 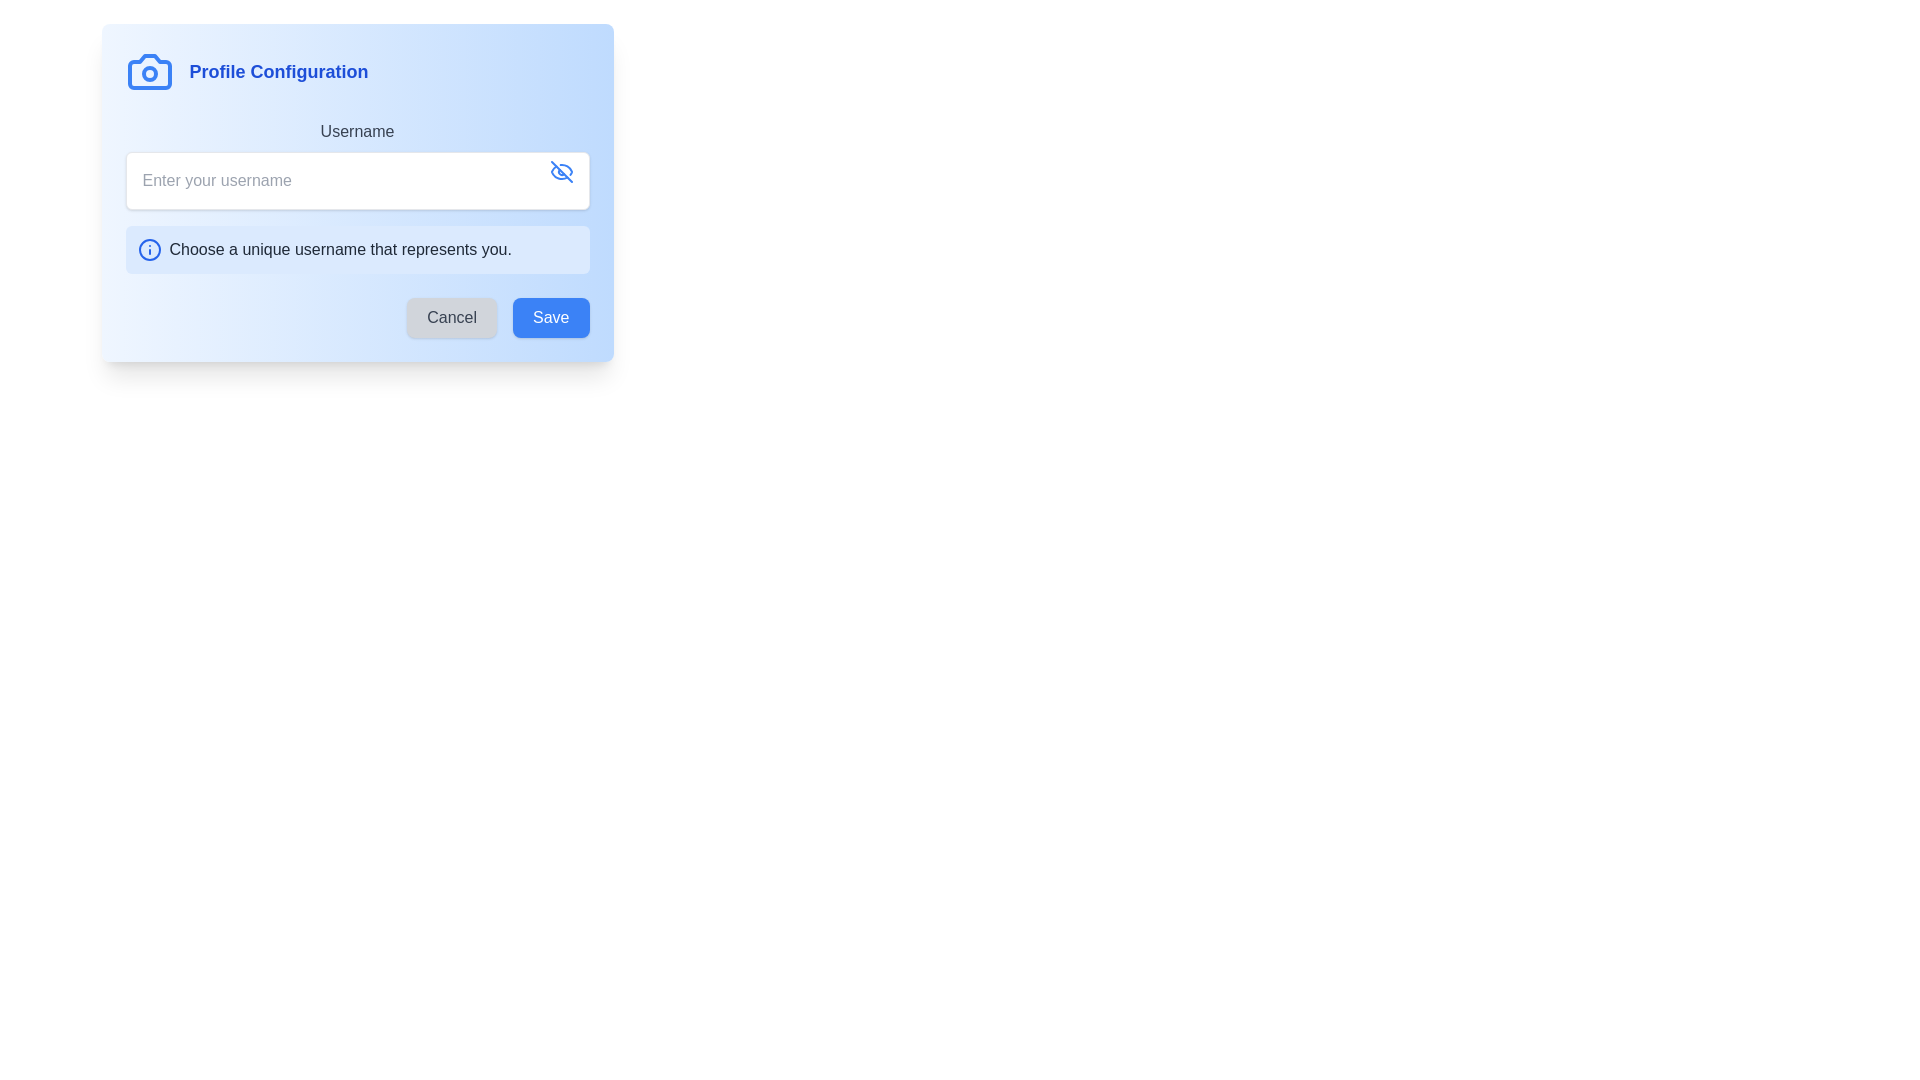 What do you see at coordinates (560, 171) in the screenshot?
I see `the hidden eye icon located at the far right of the username input field` at bounding box center [560, 171].